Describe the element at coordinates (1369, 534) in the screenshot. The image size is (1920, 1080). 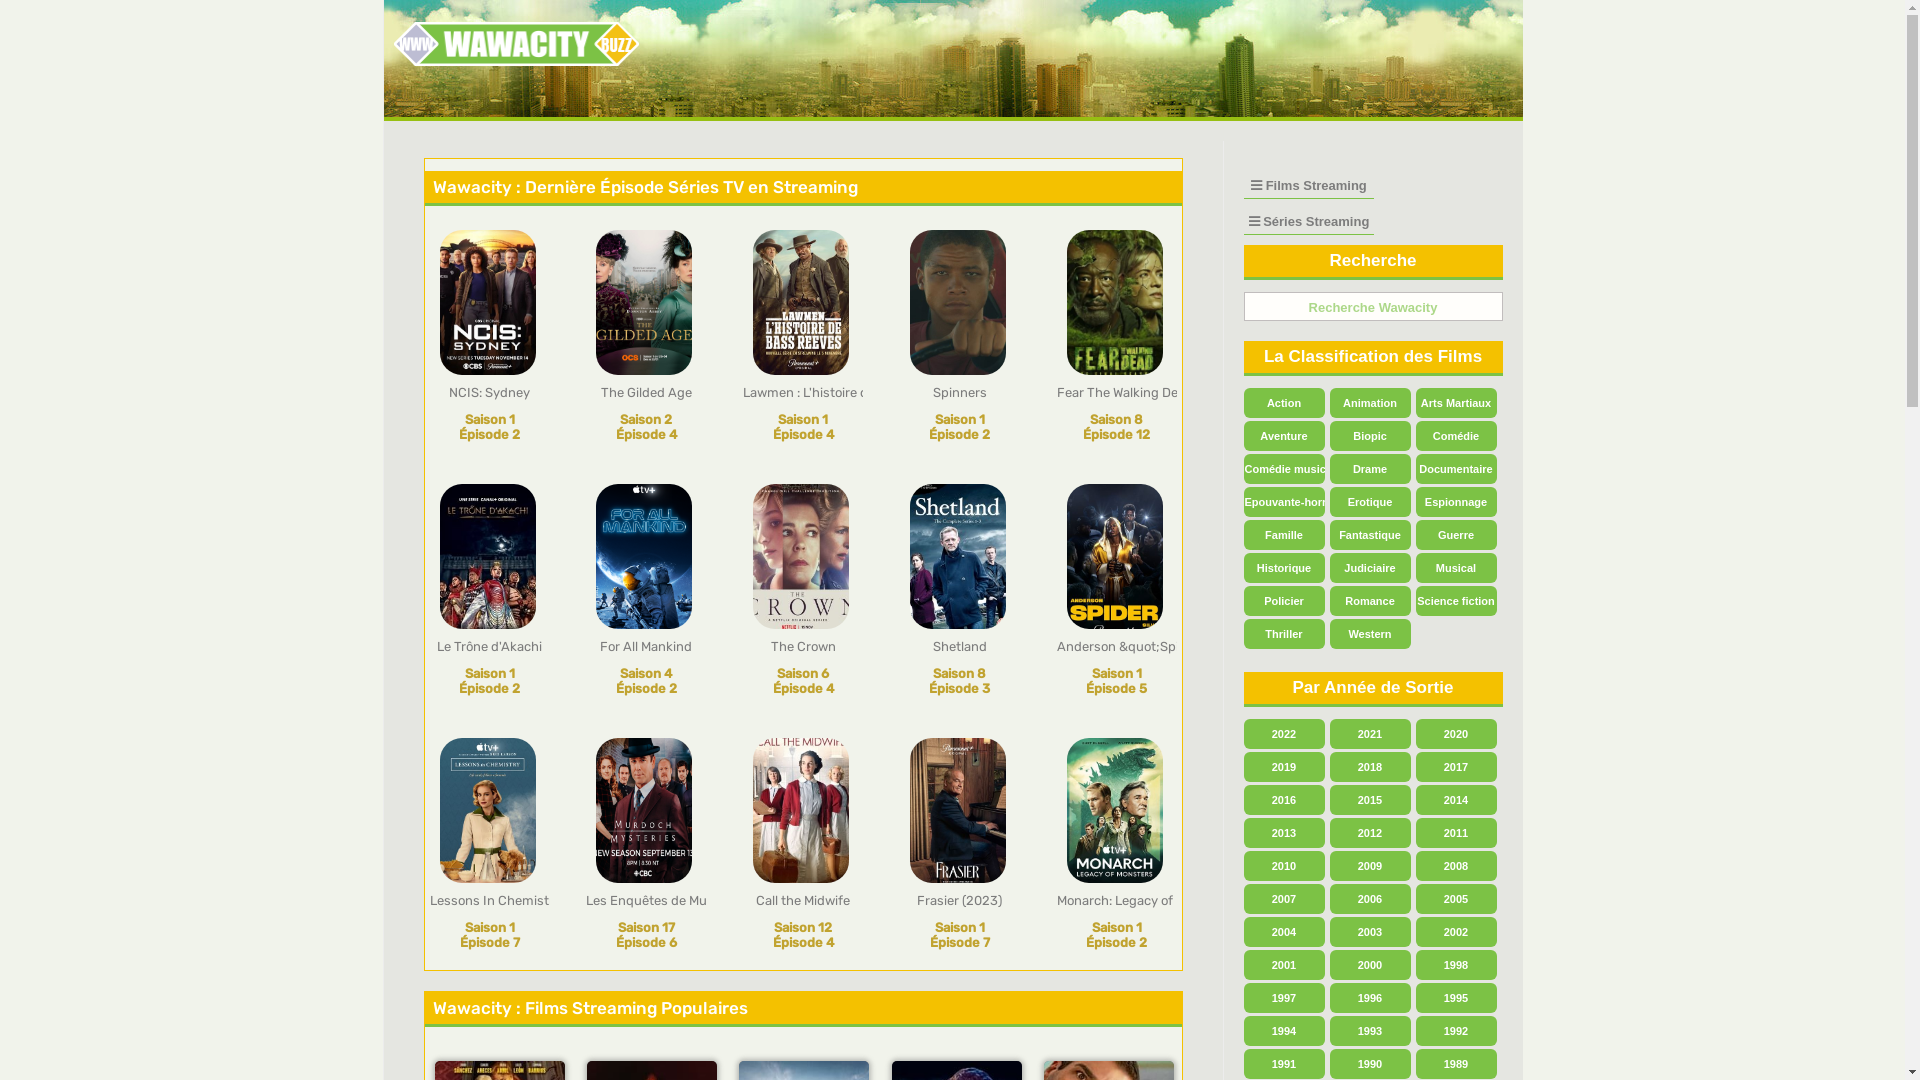
I see `'Fantastique'` at that location.